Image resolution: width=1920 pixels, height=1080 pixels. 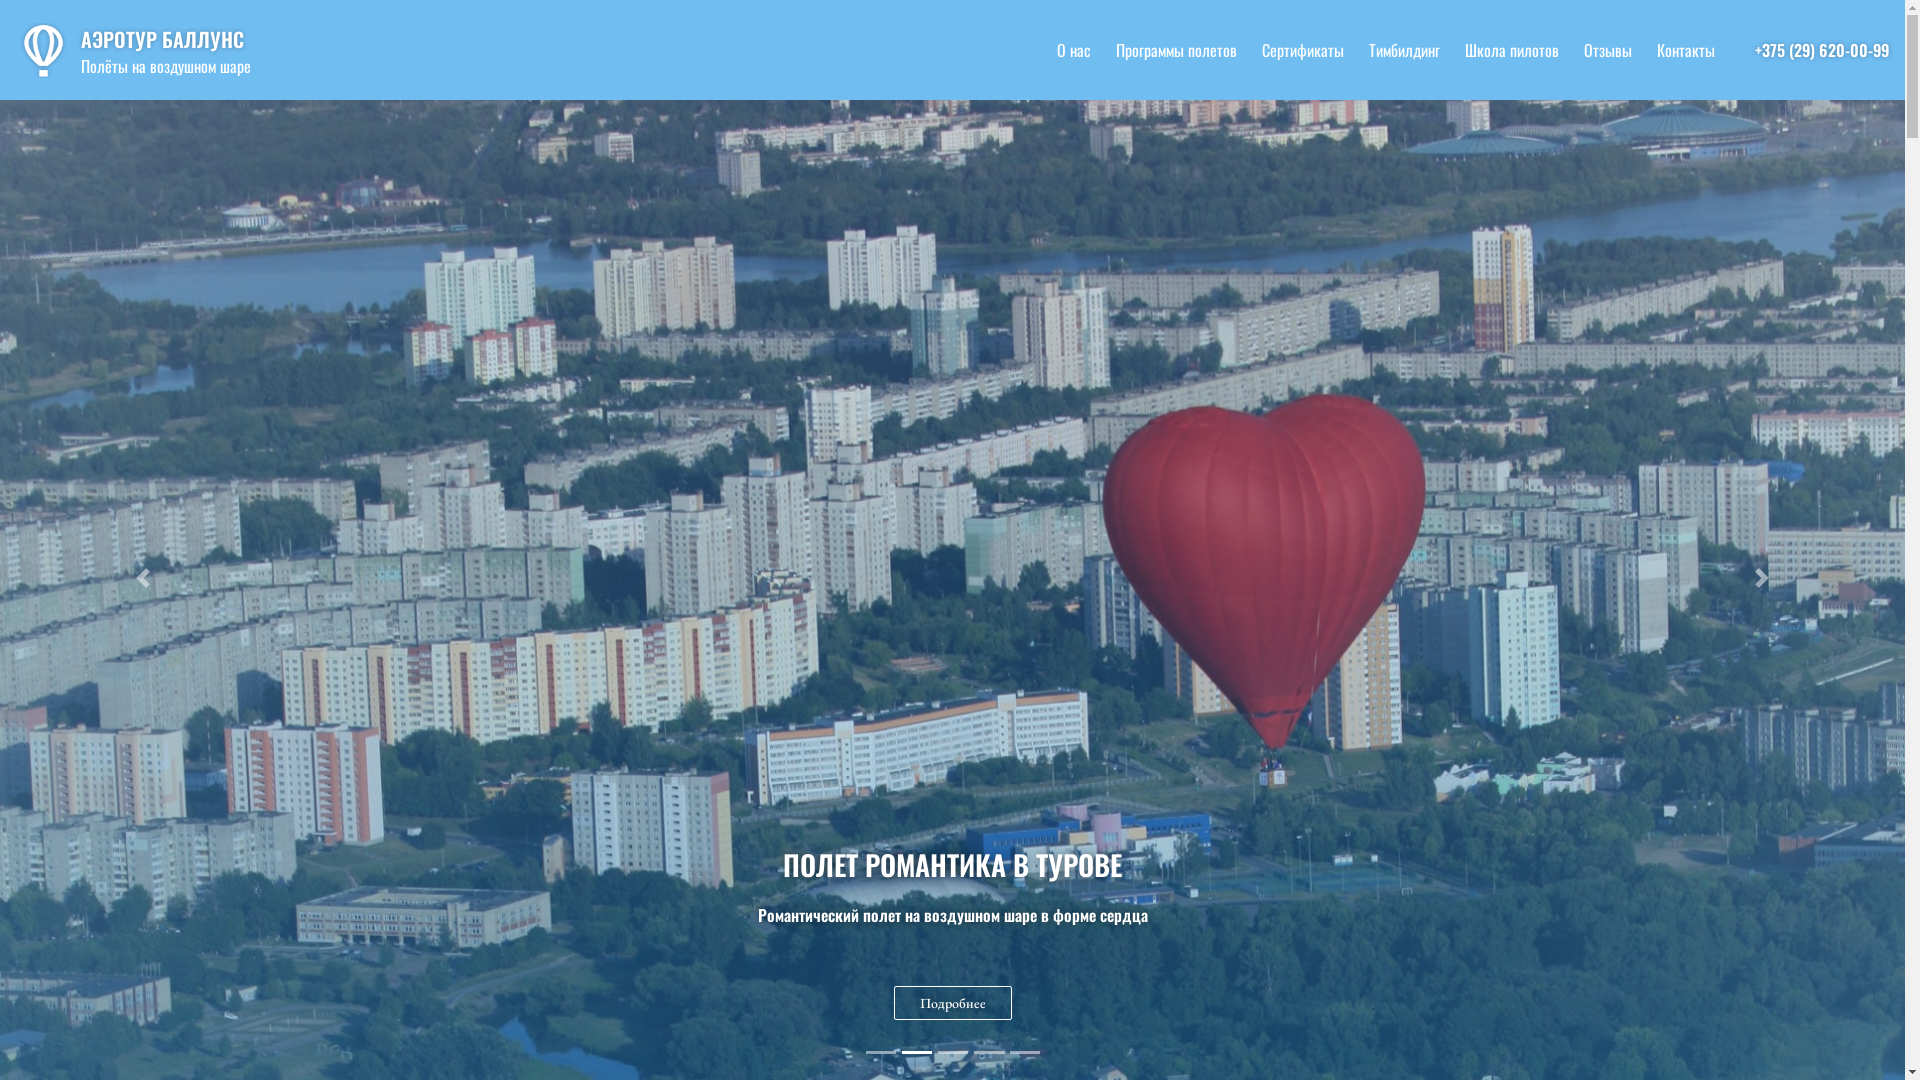 What do you see at coordinates (1822, 49) in the screenshot?
I see `'+375 (29) 620-00-99'` at bounding box center [1822, 49].